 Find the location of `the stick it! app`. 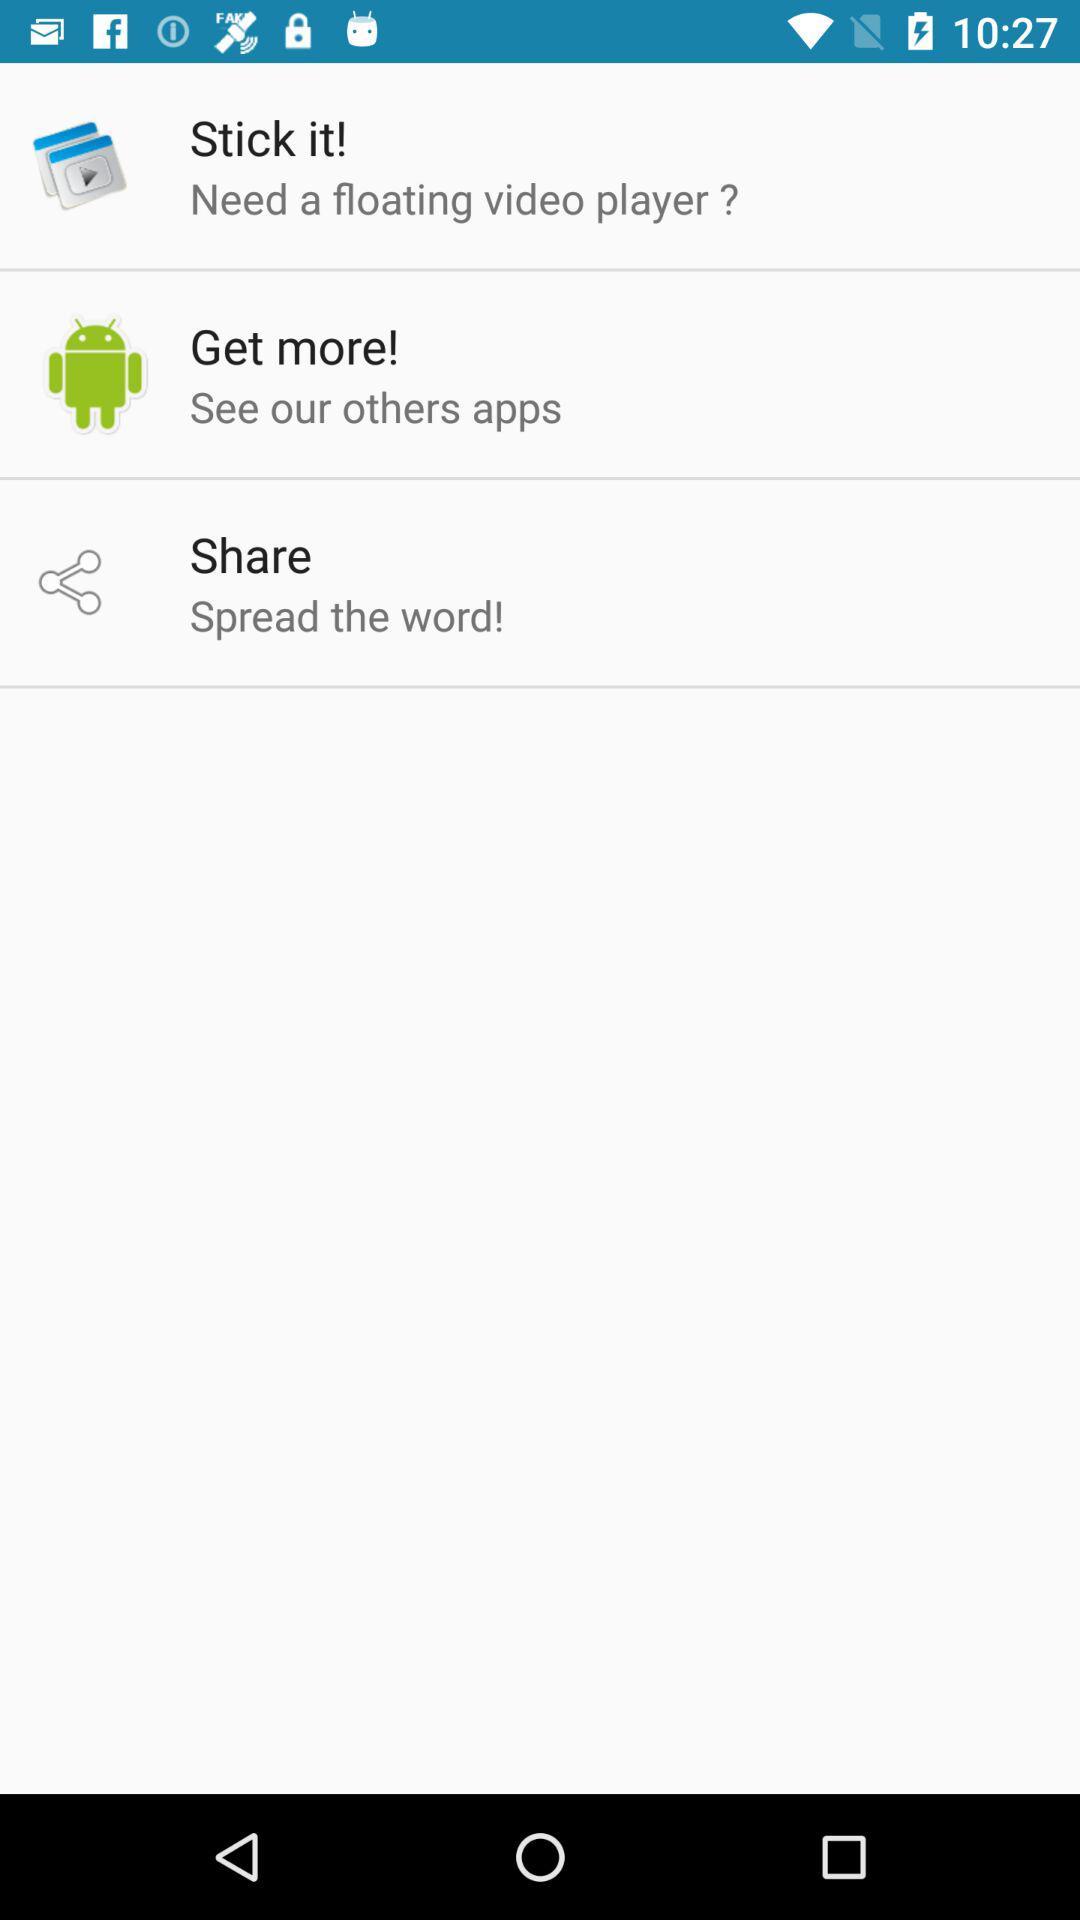

the stick it! app is located at coordinates (267, 136).